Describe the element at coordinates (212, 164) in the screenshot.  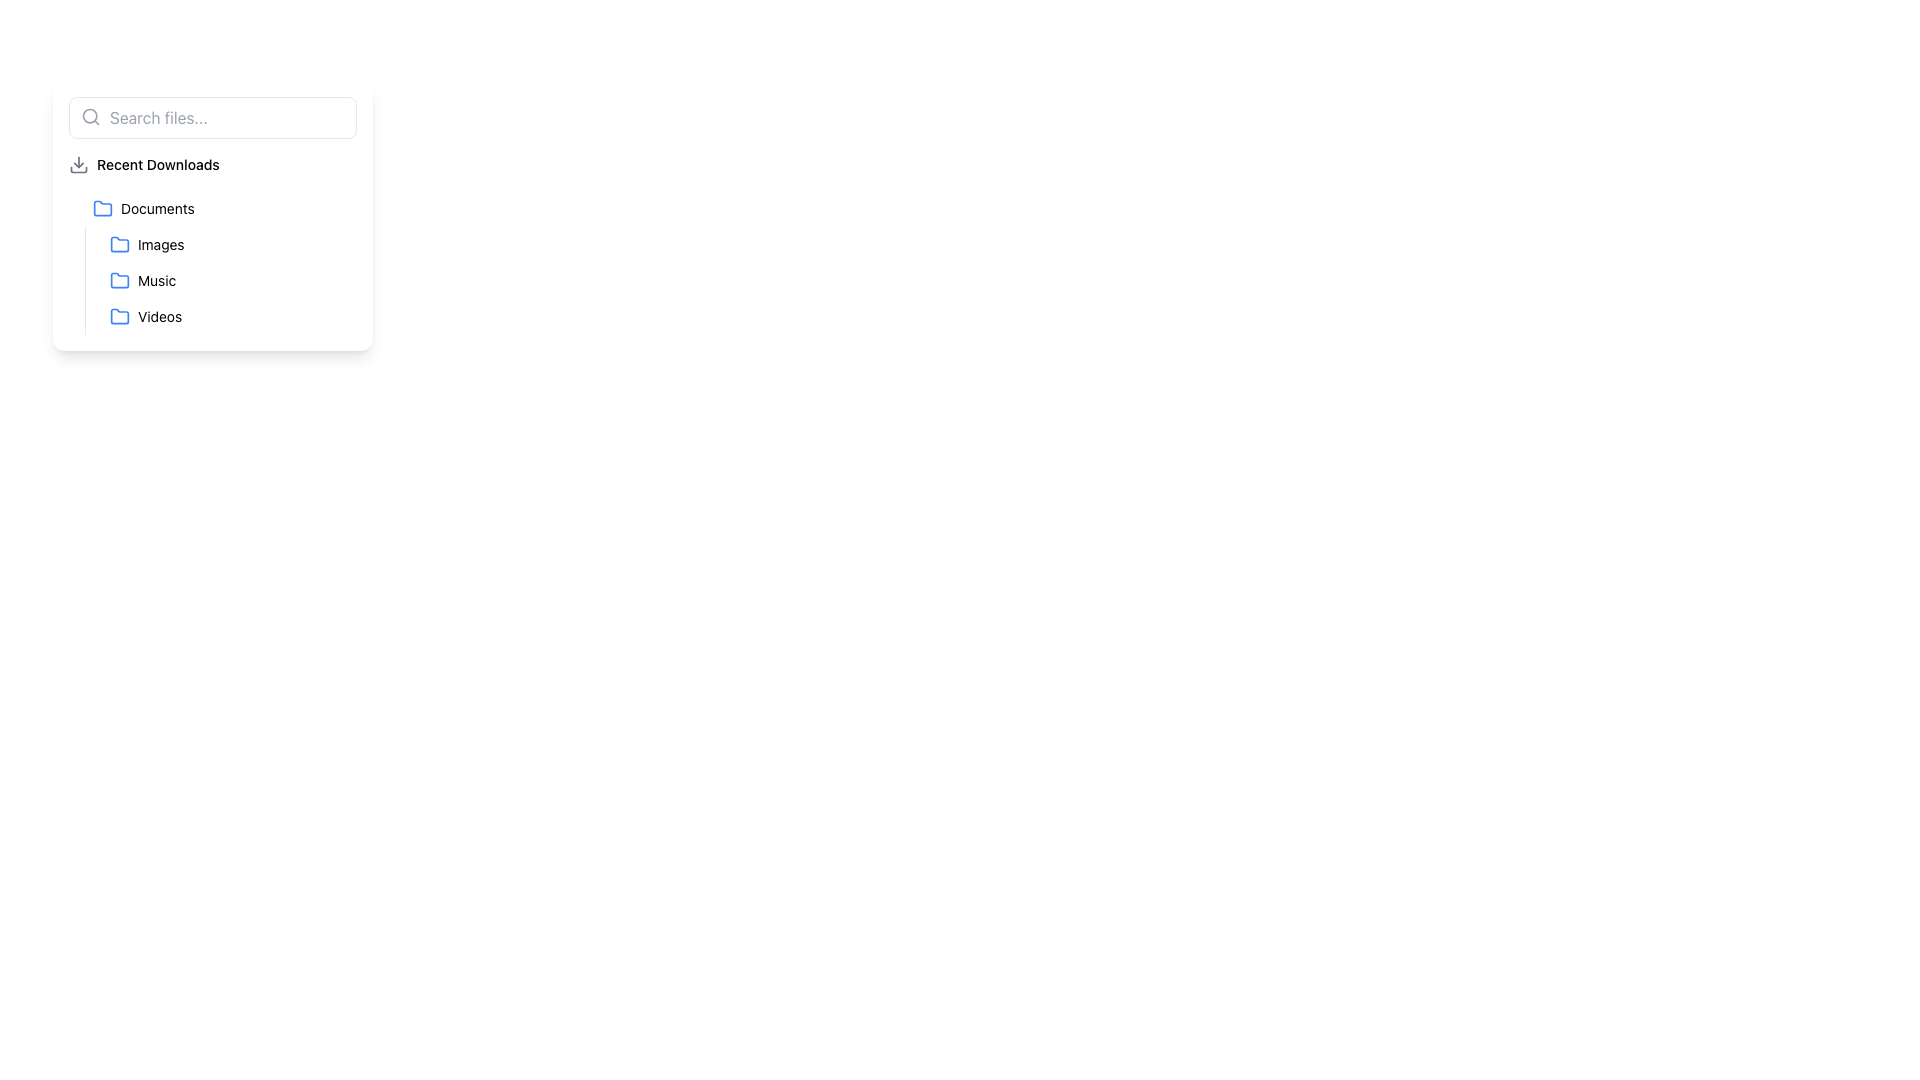
I see `the Header with icon and text that groups or categorizes recently downloaded files, located in the file navigation panel beneath the search bar` at that location.